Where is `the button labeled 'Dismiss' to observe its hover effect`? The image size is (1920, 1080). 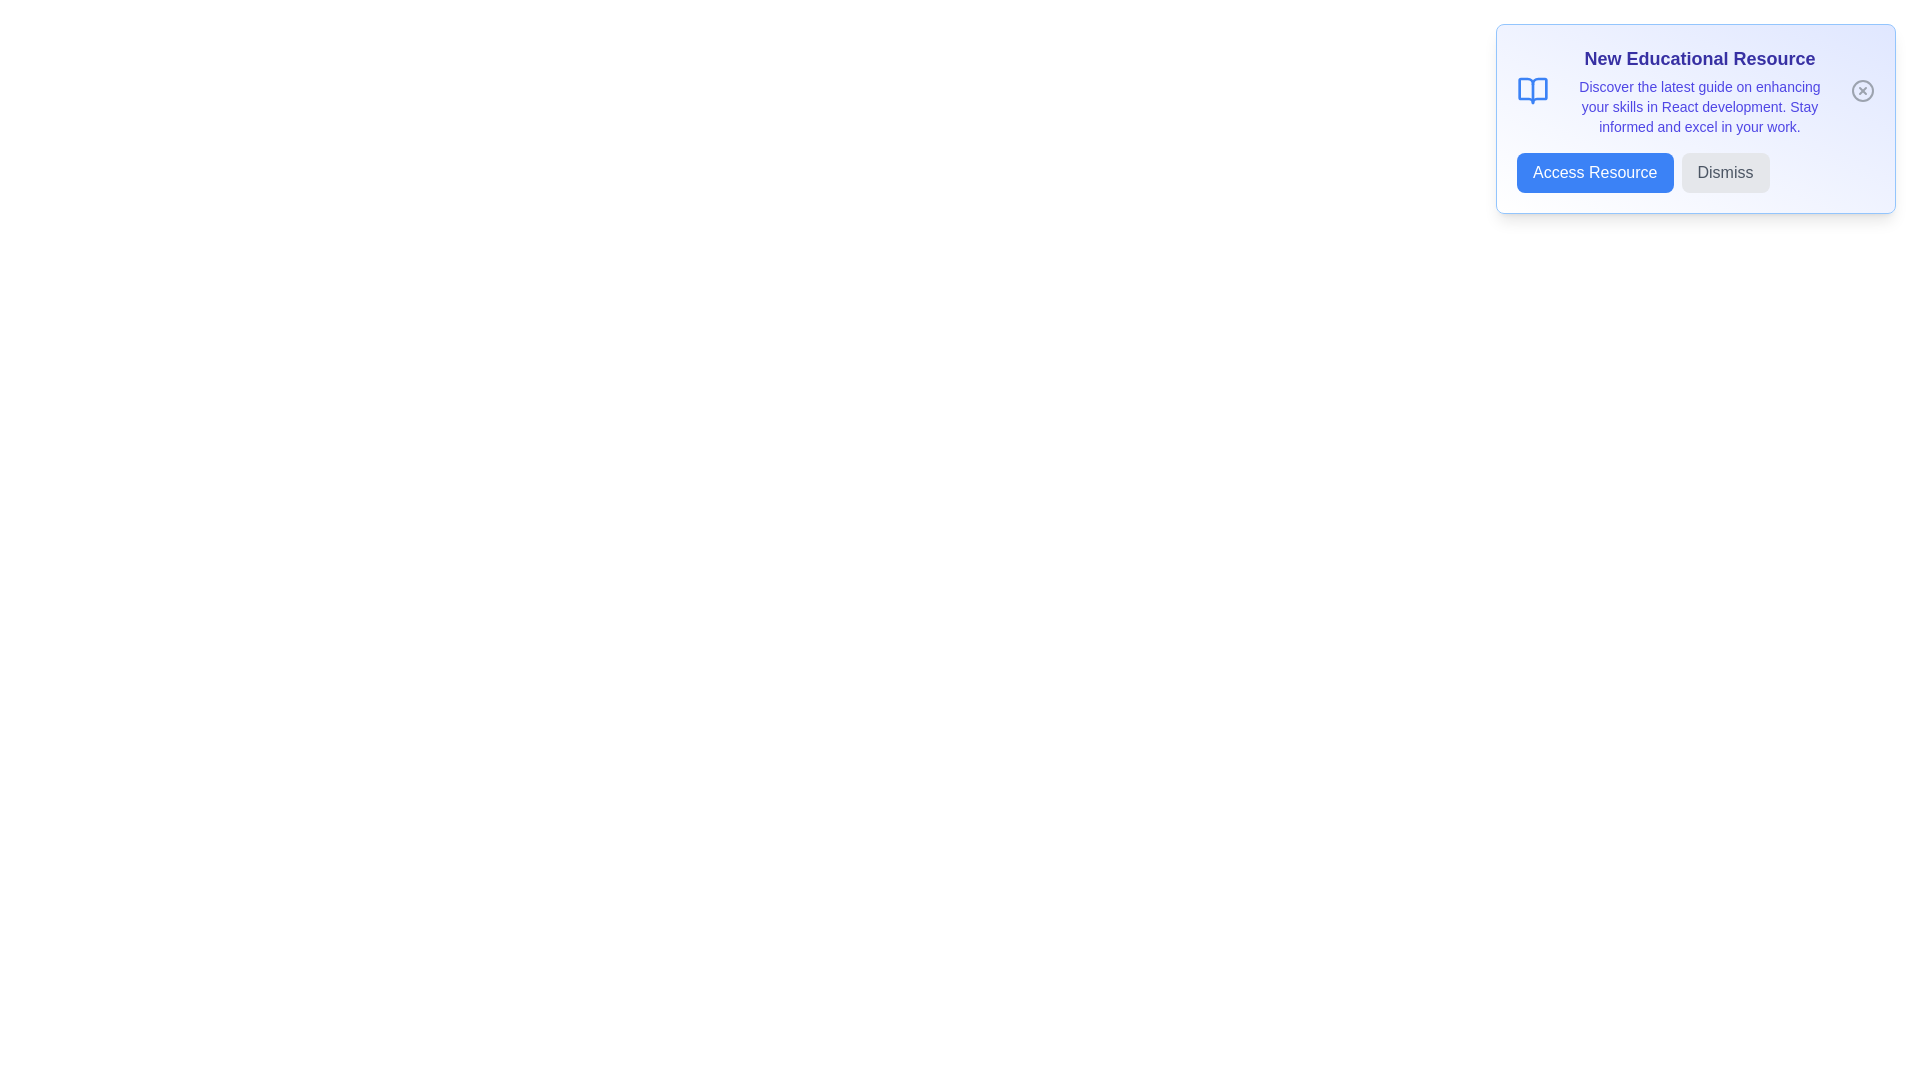
the button labeled 'Dismiss' to observe its hover effect is located at coordinates (1723, 172).